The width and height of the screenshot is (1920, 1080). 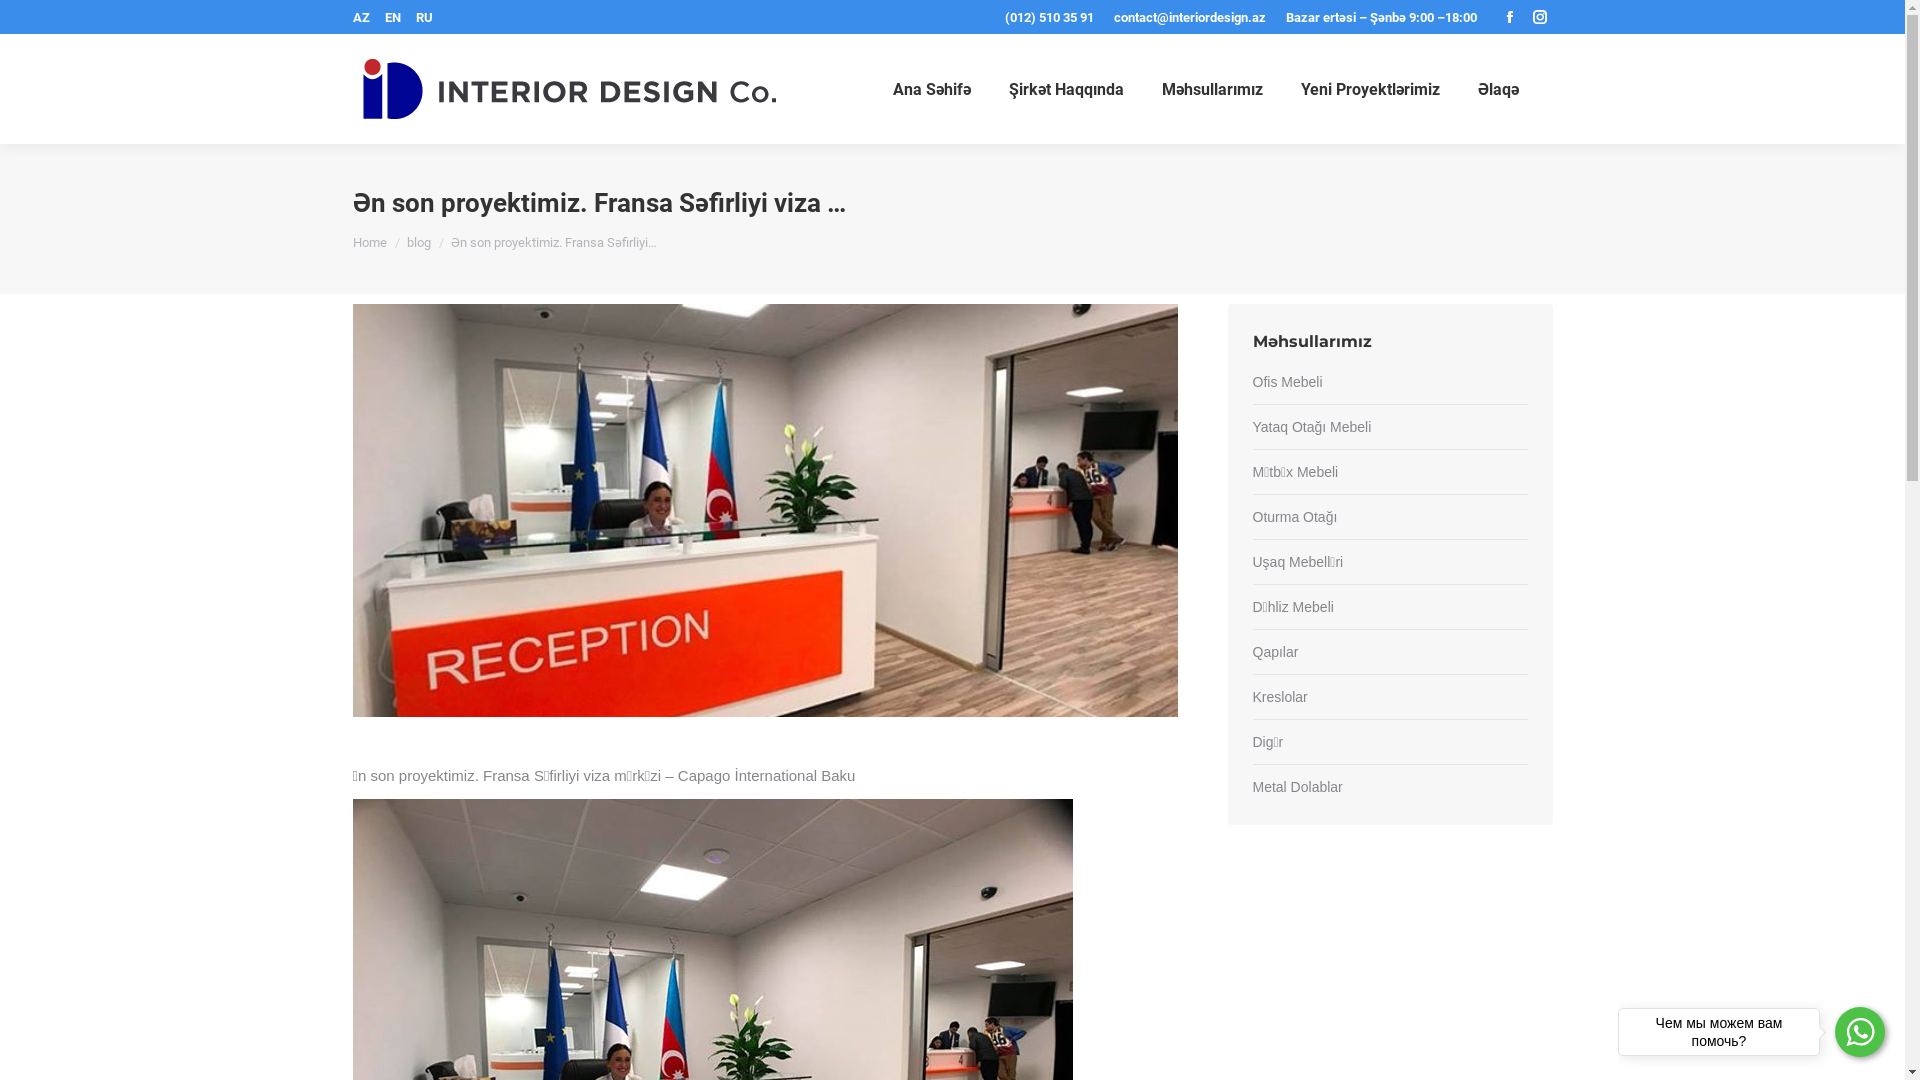 What do you see at coordinates (1508, 16) in the screenshot?
I see `'Facebook page opens in new window'` at bounding box center [1508, 16].